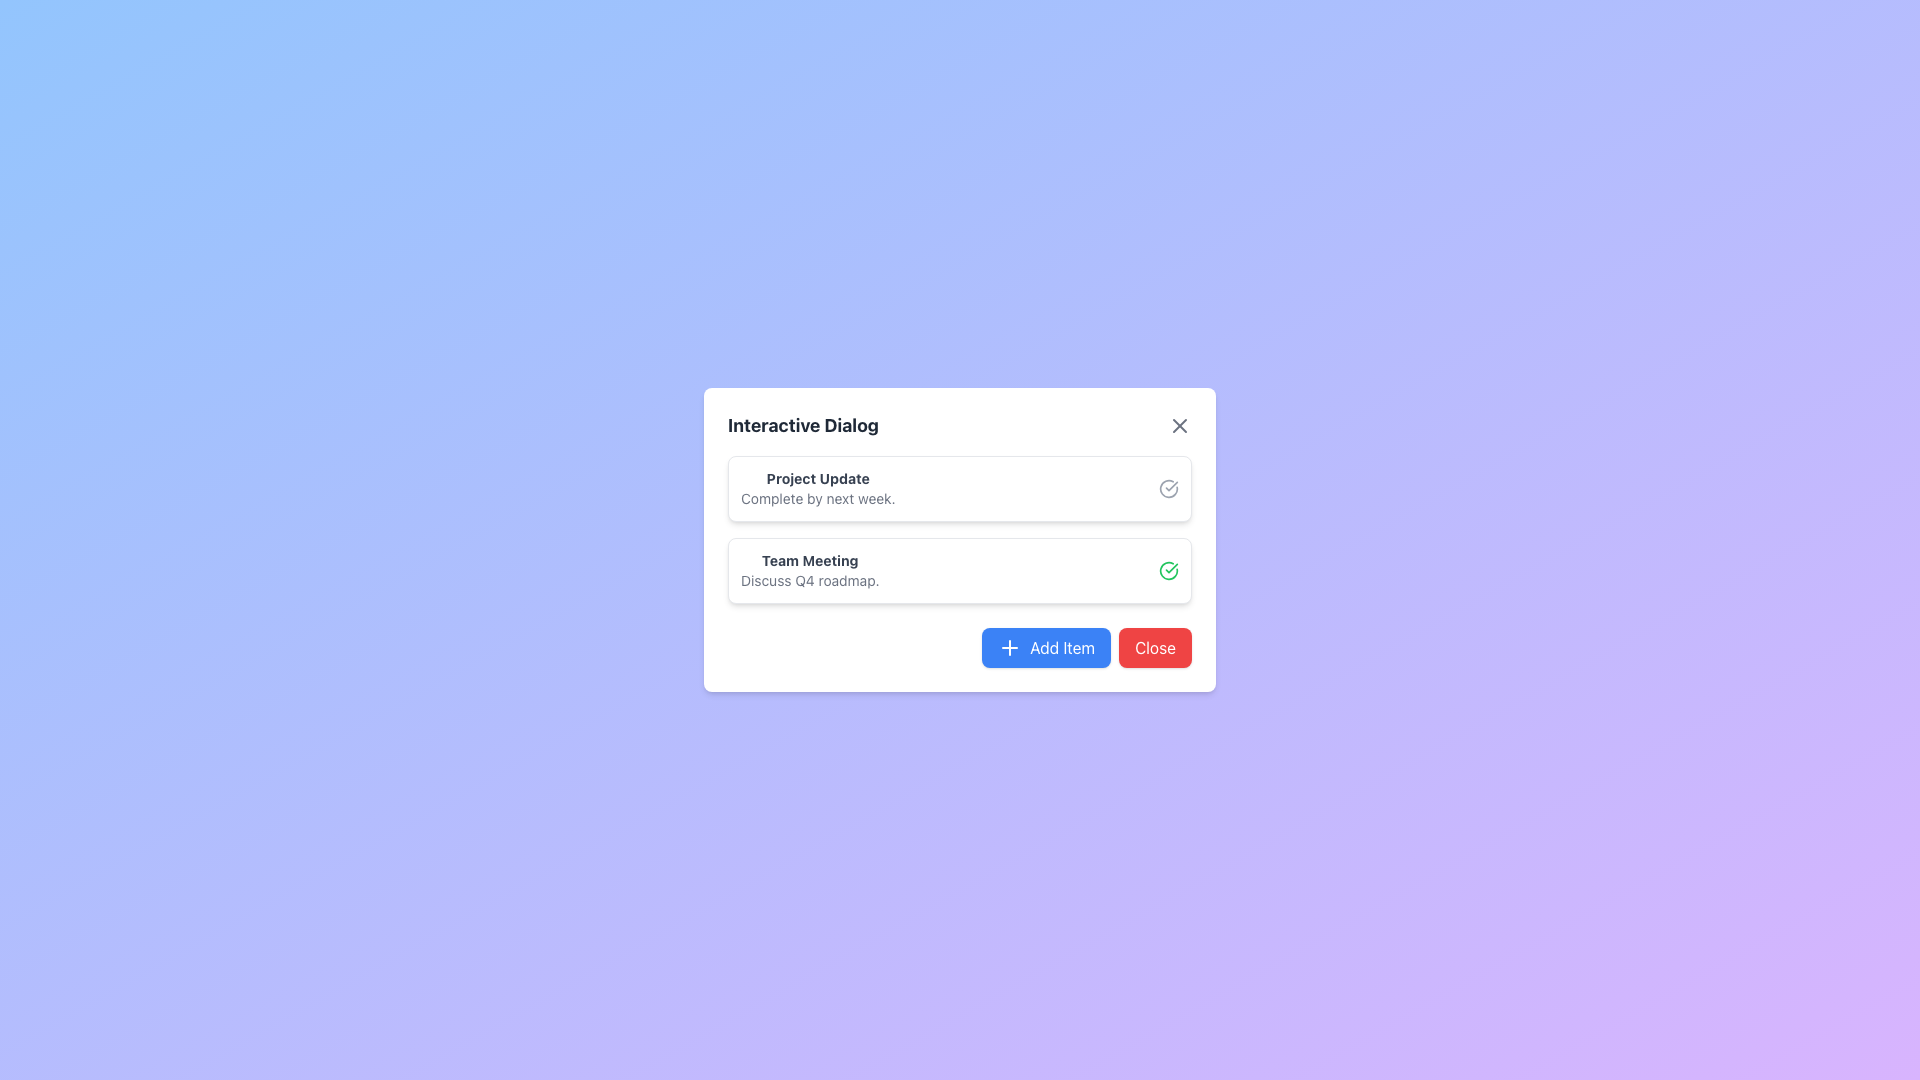 Image resolution: width=1920 pixels, height=1080 pixels. What do you see at coordinates (1169, 570) in the screenshot?
I see `circular outline segment of the confirmation checkmark icon located at the right end of the 'Team Meeting' item row in the dialog` at bounding box center [1169, 570].